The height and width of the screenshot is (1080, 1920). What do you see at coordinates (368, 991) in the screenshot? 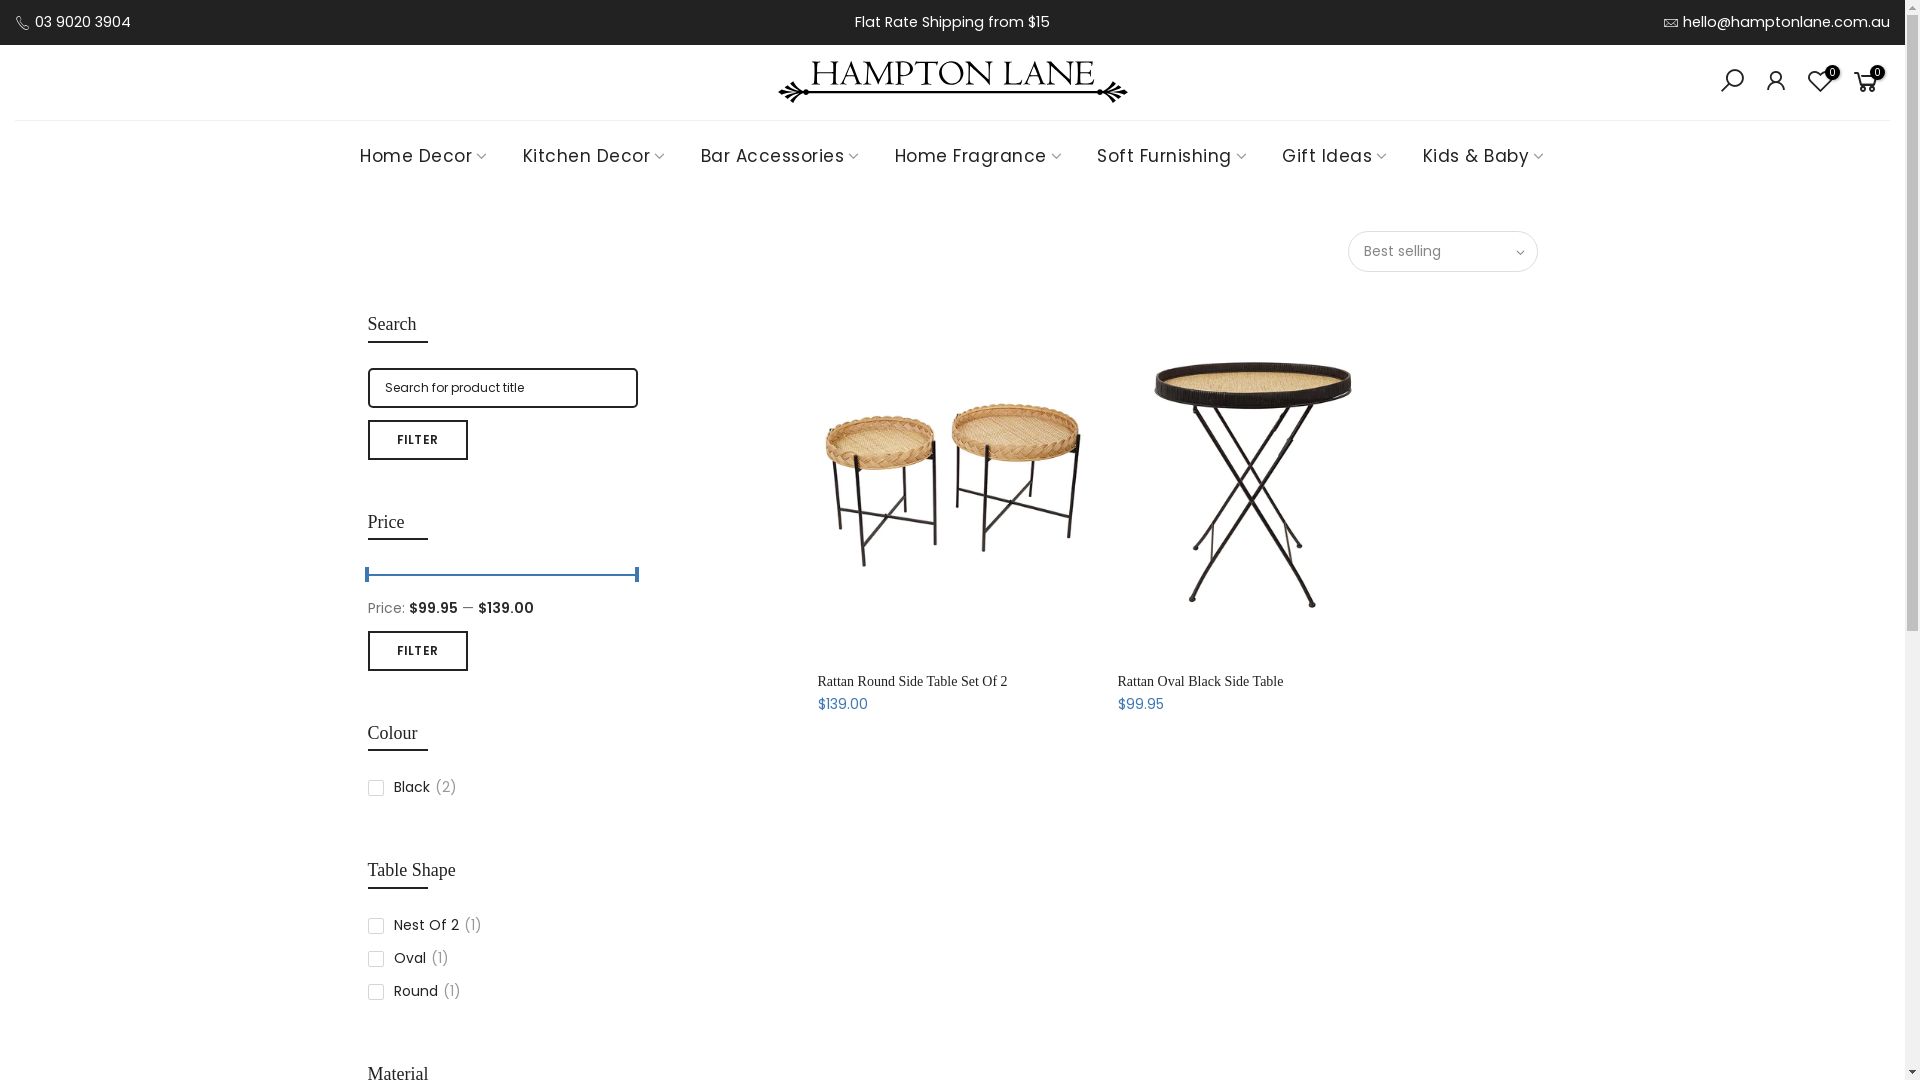
I see `'Round` at bounding box center [368, 991].